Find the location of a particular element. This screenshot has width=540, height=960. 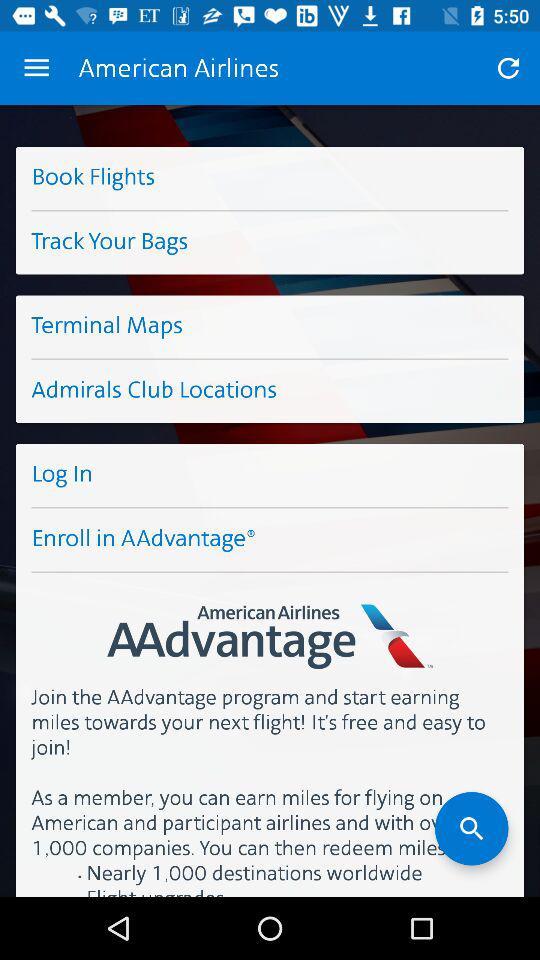

the item below the book flights icon is located at coordinates (270, 241).